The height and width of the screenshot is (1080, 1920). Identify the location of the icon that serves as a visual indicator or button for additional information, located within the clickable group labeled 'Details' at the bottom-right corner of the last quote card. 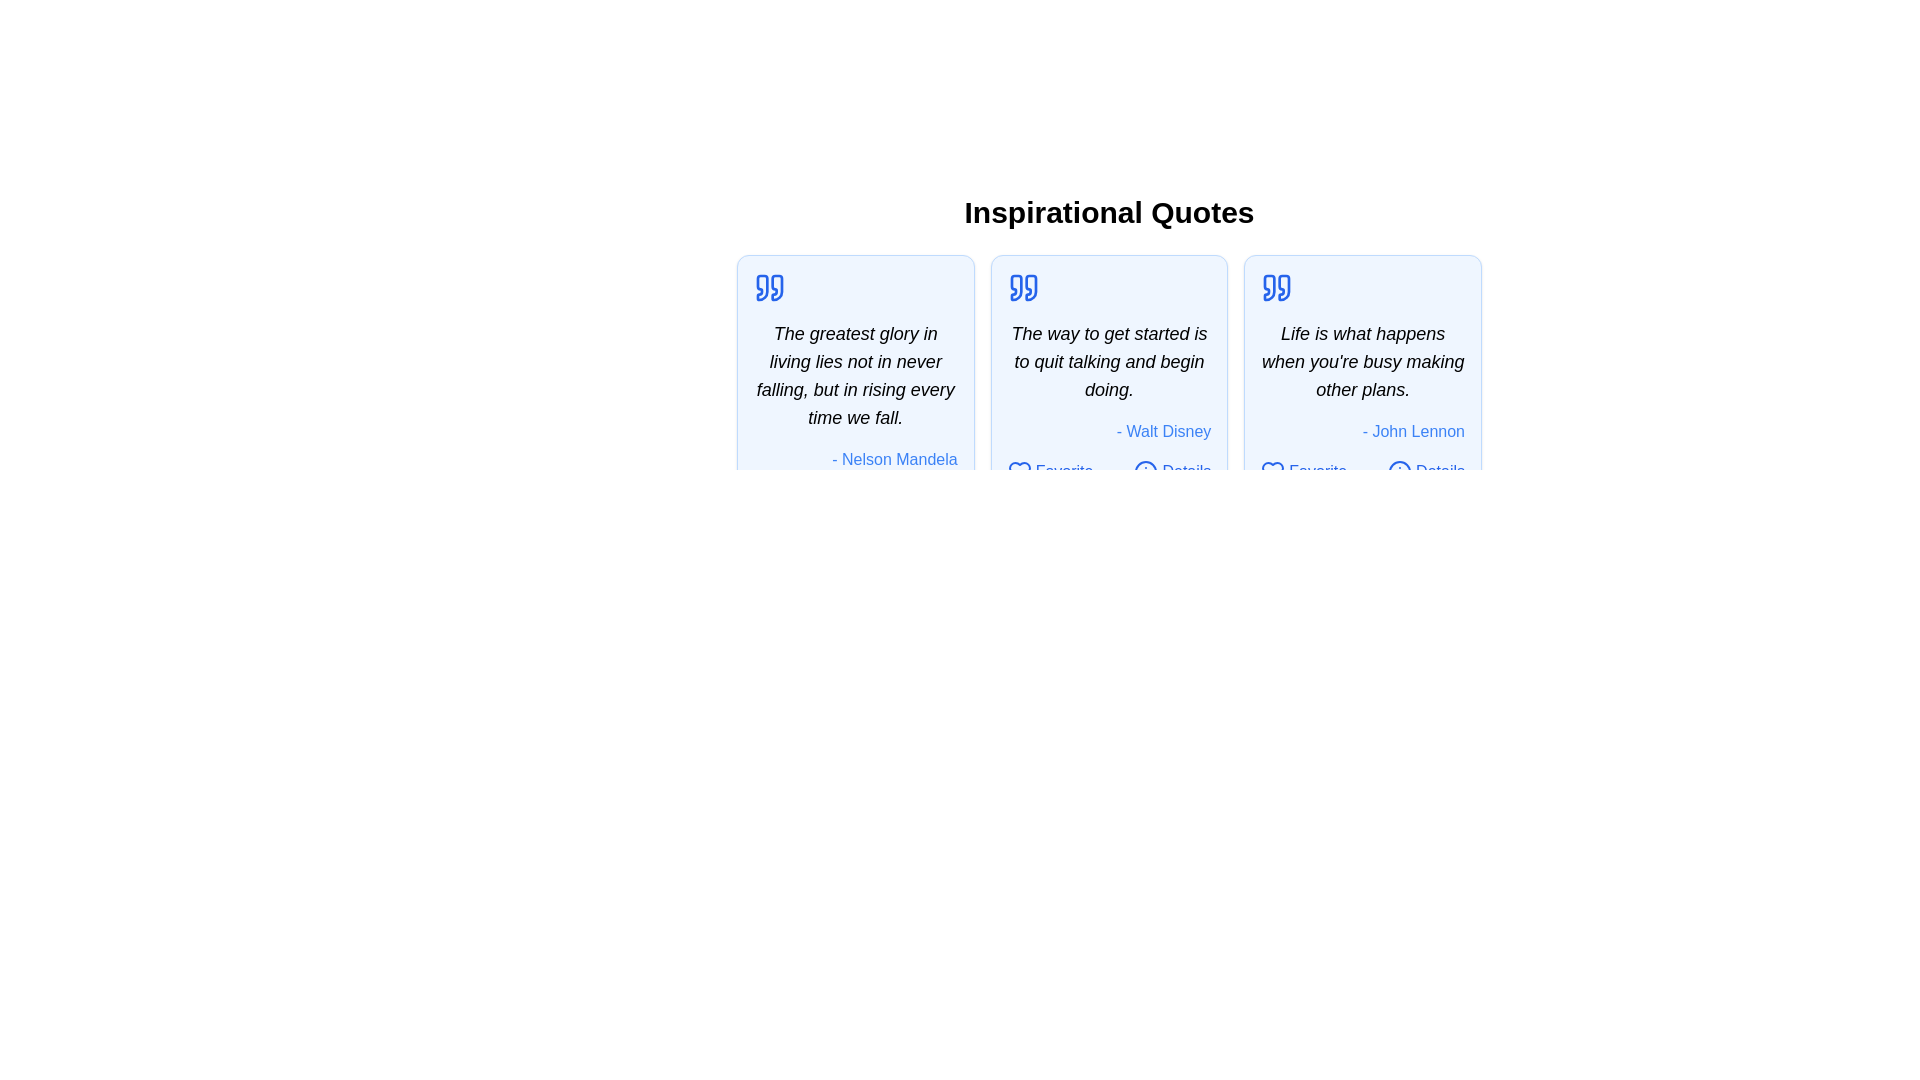
(1399, 471).